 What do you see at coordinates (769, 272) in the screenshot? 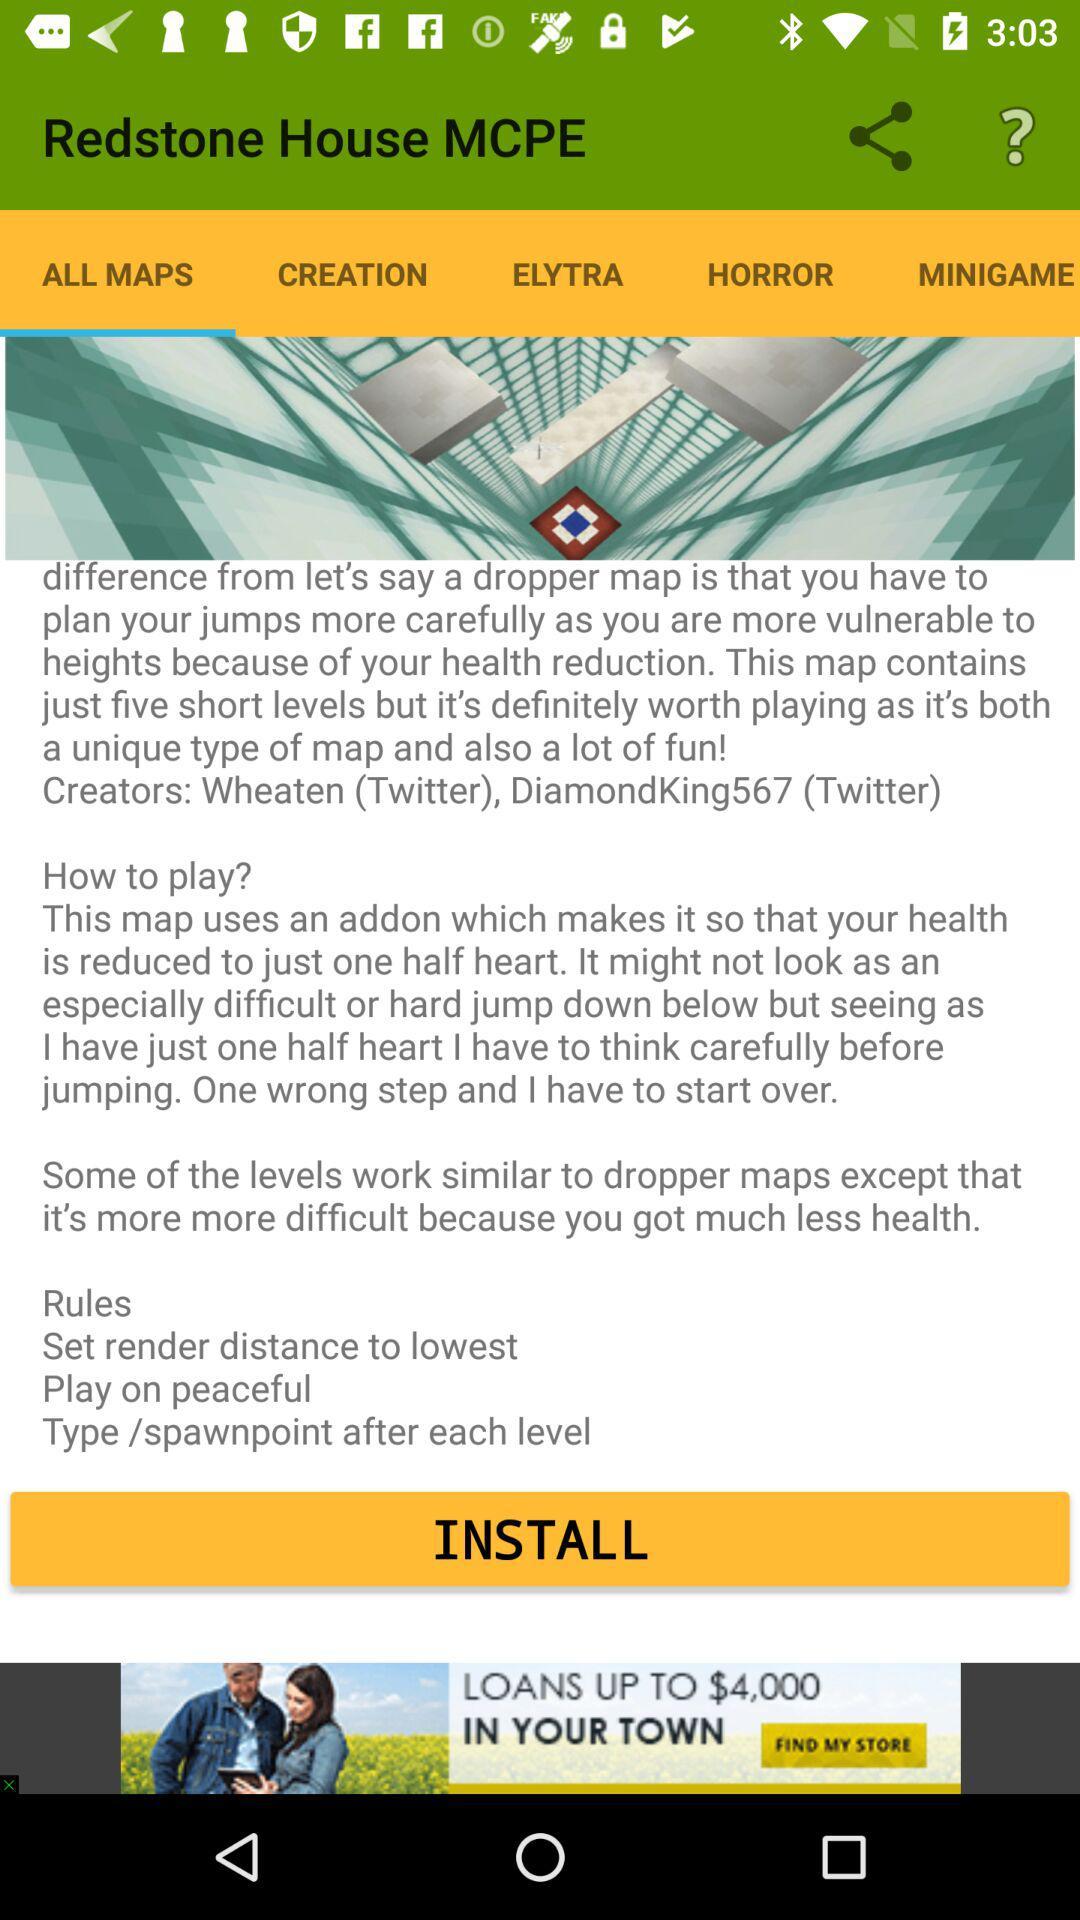
I see `the horror app` at bounding box center [769, 272].